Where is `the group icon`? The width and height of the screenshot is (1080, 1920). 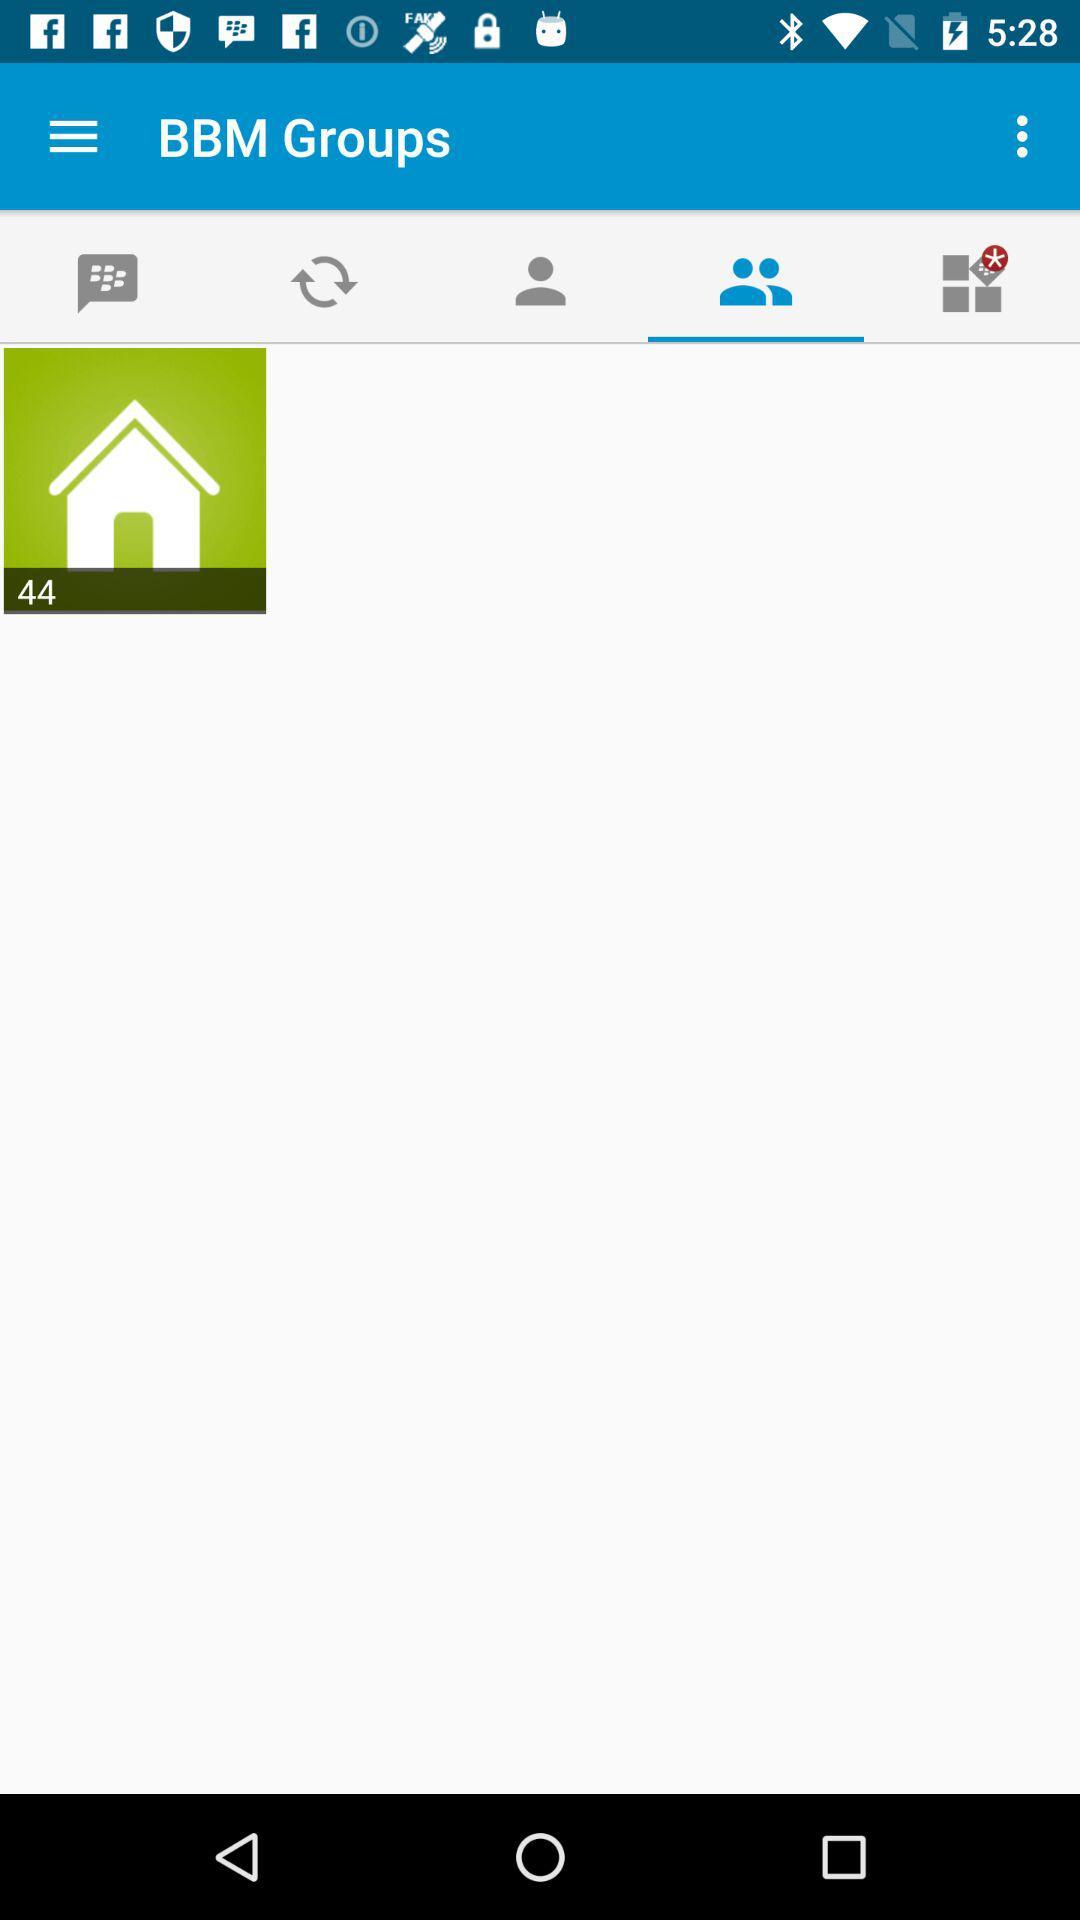 the group icon is located at coordinates (756, 280).